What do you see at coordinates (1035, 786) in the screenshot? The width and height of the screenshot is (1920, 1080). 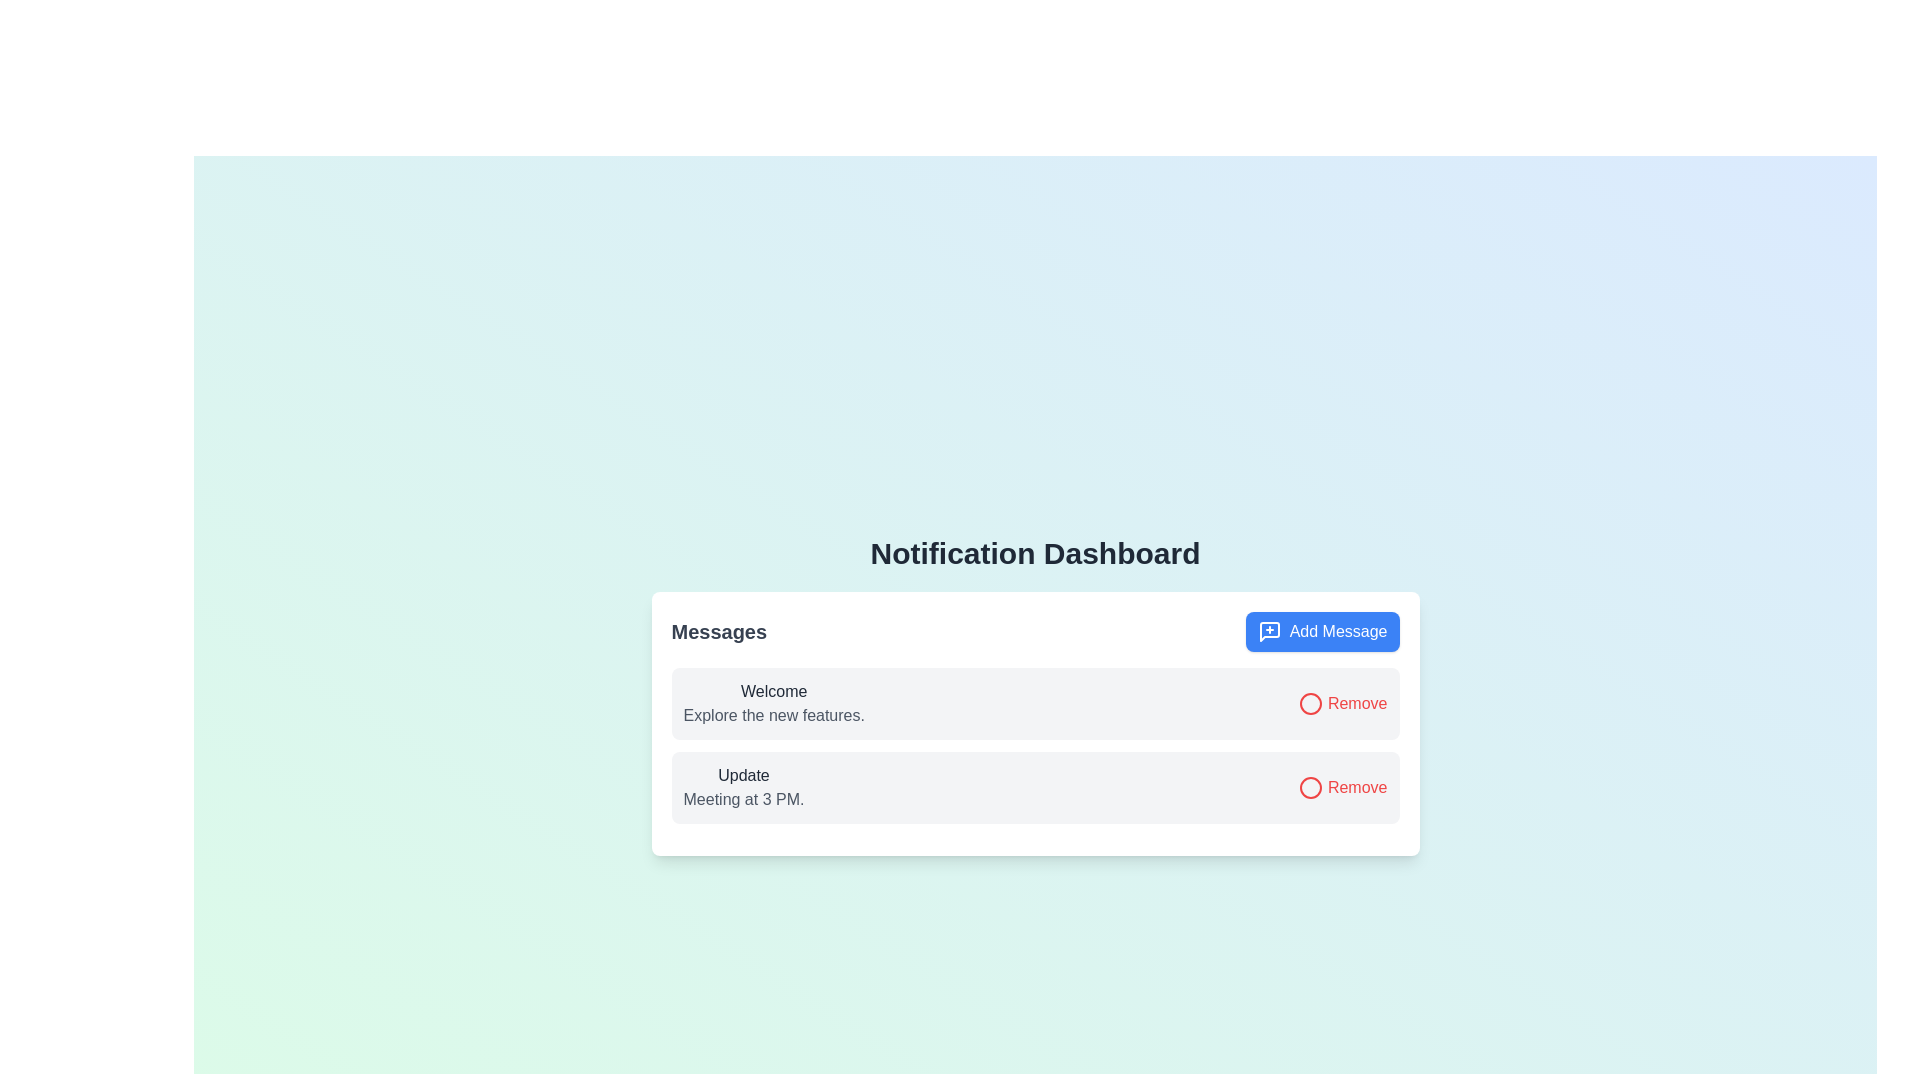 I see `information about the meeting from the Notification card element that contains 'Update' and 'Meeting at 3 PM.' with a red 'Remove' label` at bounding box center [1035, 786].